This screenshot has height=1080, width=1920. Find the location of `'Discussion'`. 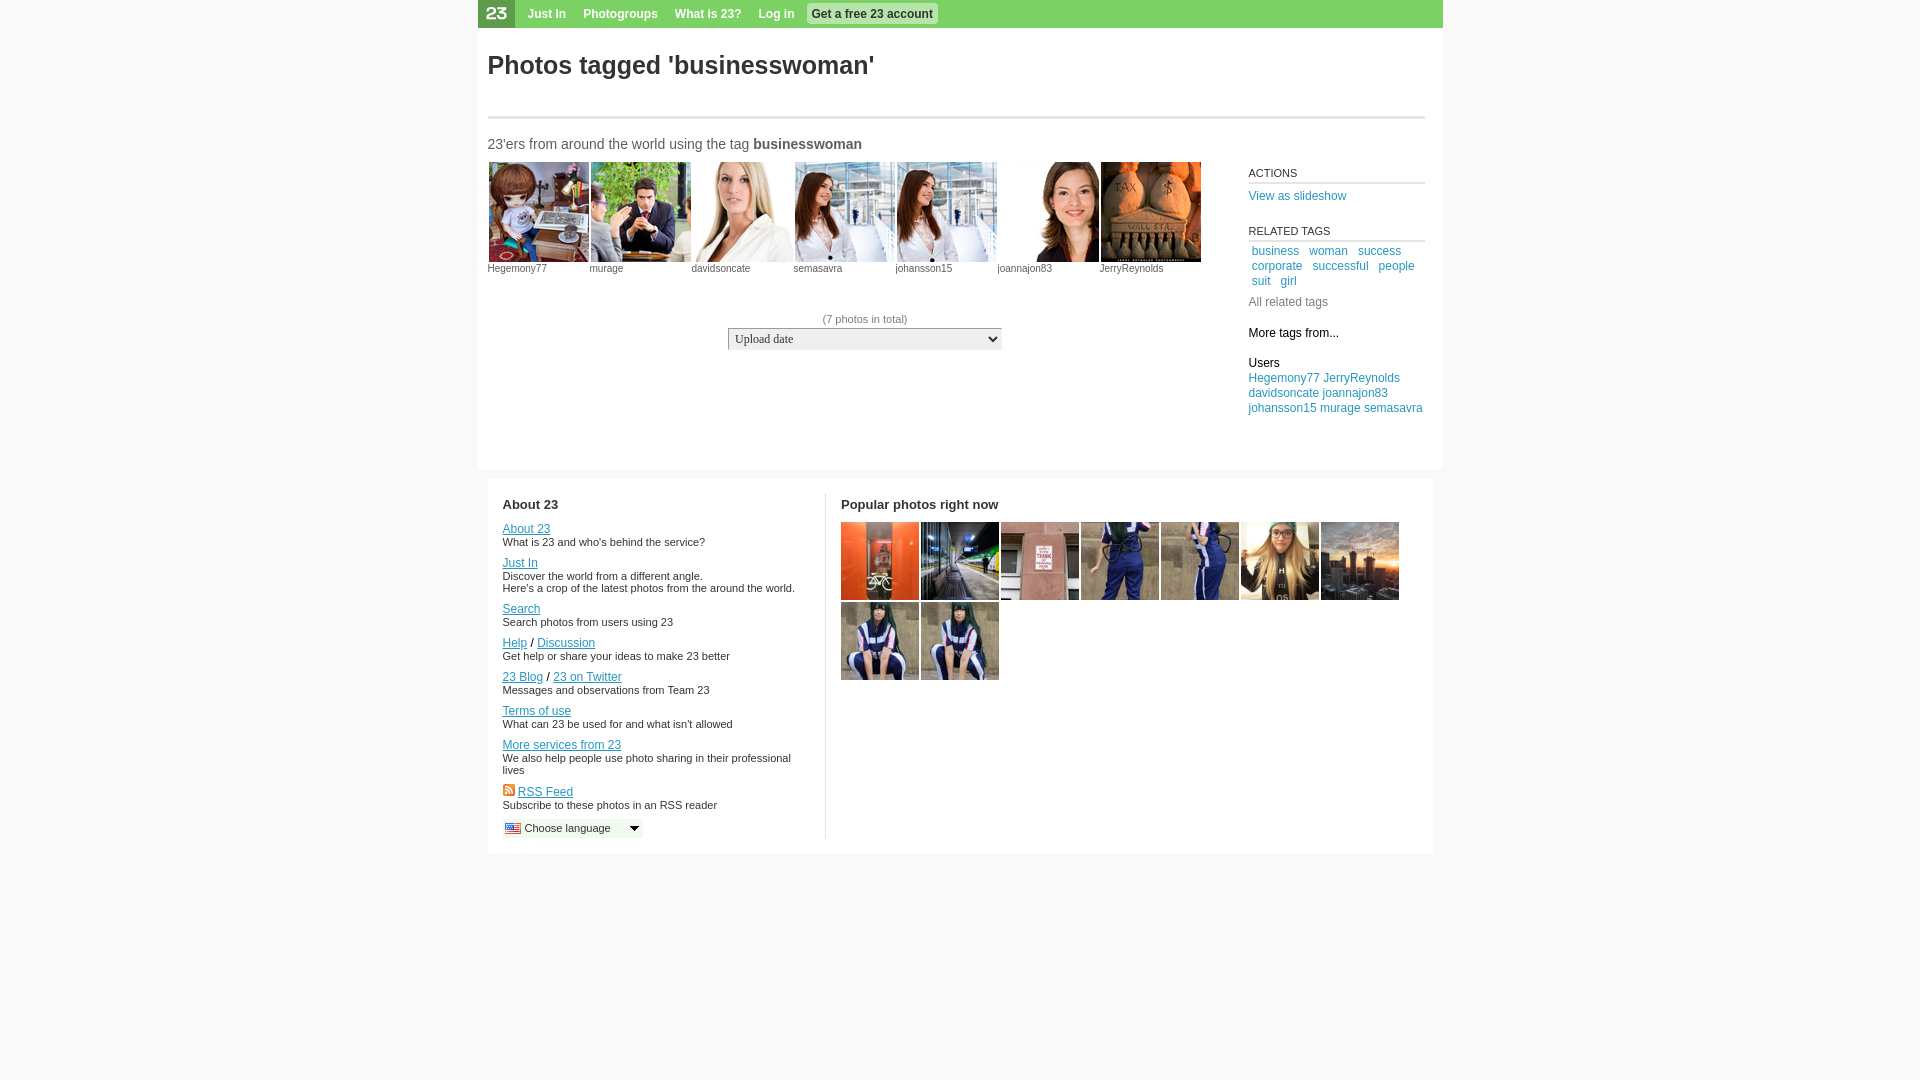

'Discussion' is located at coordinates (565, 643).